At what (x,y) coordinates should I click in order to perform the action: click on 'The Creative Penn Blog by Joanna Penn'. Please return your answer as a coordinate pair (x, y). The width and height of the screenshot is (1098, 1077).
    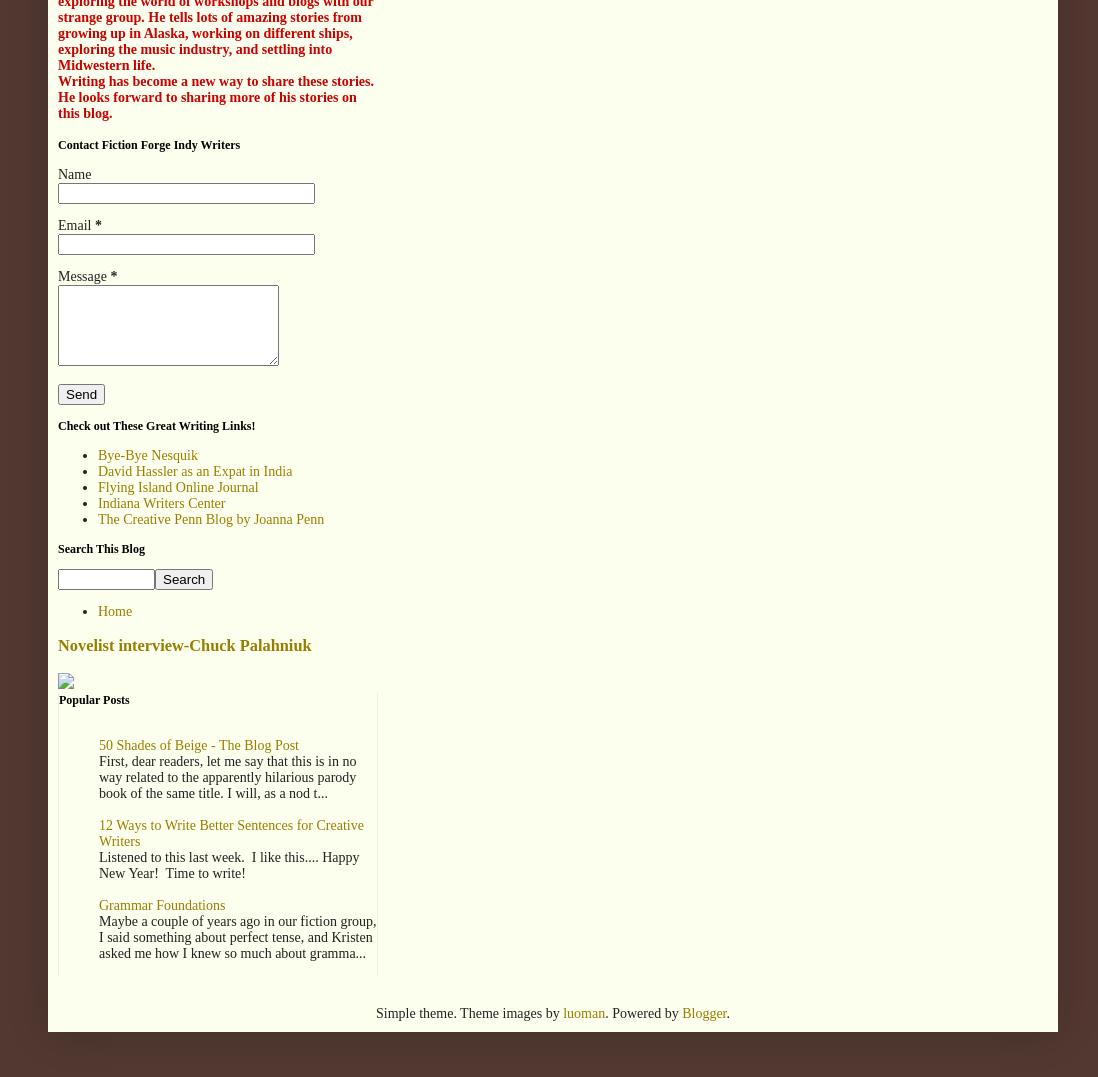
    Looking at the image, I should click on (210, 517).